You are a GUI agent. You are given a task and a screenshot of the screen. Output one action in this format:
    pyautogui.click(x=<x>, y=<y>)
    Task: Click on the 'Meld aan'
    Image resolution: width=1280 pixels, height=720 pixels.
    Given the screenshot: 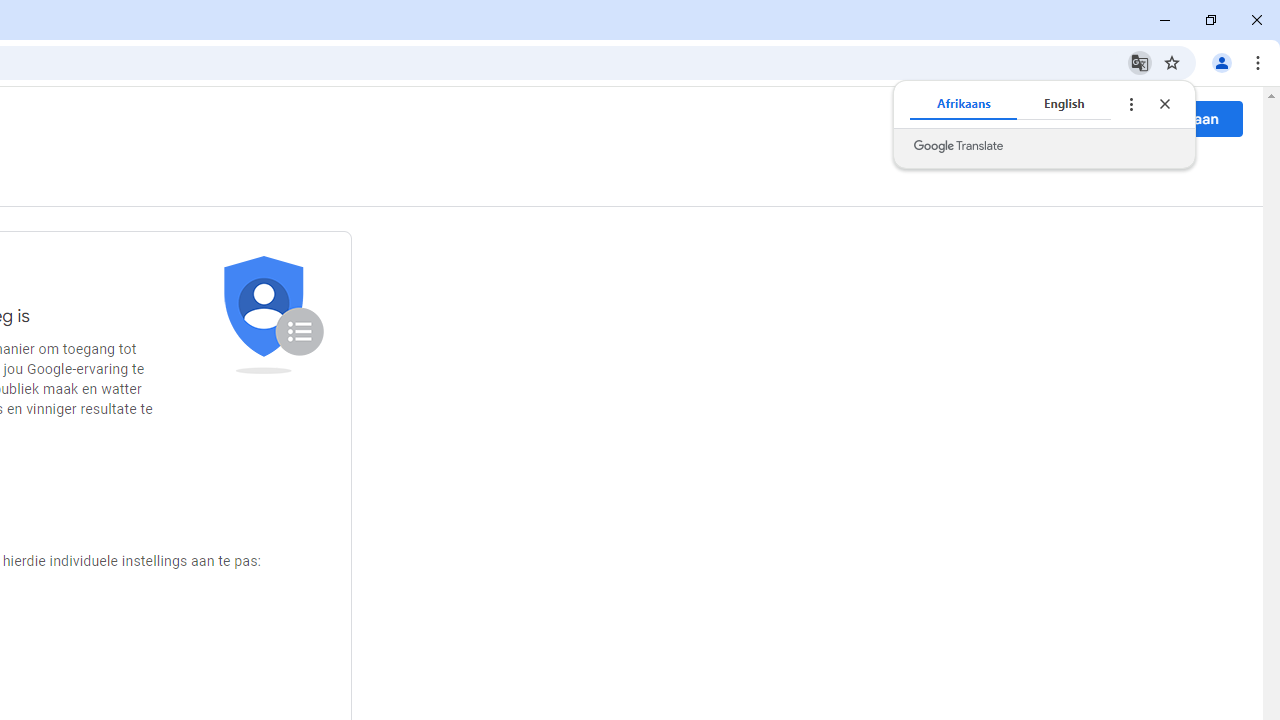 What is the action you would take?
    pyautogui.click(x=1187, y=118)
    